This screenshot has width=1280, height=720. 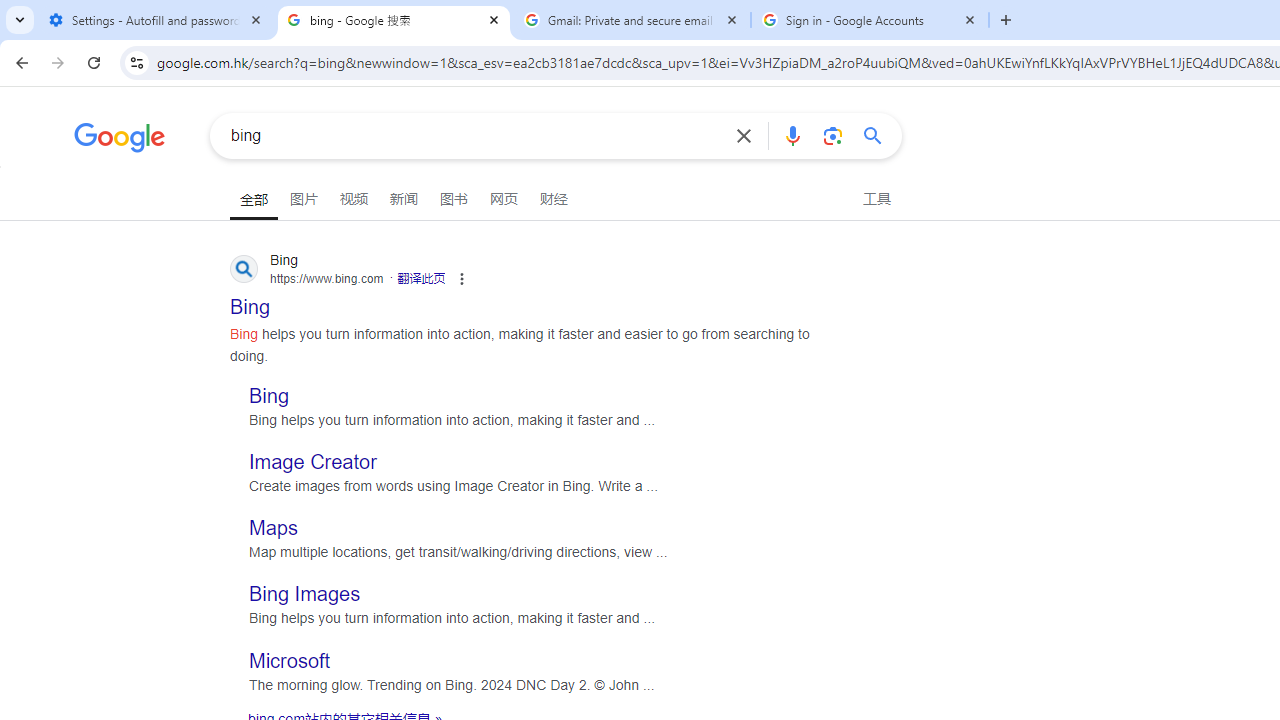 What do you see at coordinates (155, 20) in the screenshot?
I see `'Settings - Autofill and passwords'` at bounding box center [155, 20].